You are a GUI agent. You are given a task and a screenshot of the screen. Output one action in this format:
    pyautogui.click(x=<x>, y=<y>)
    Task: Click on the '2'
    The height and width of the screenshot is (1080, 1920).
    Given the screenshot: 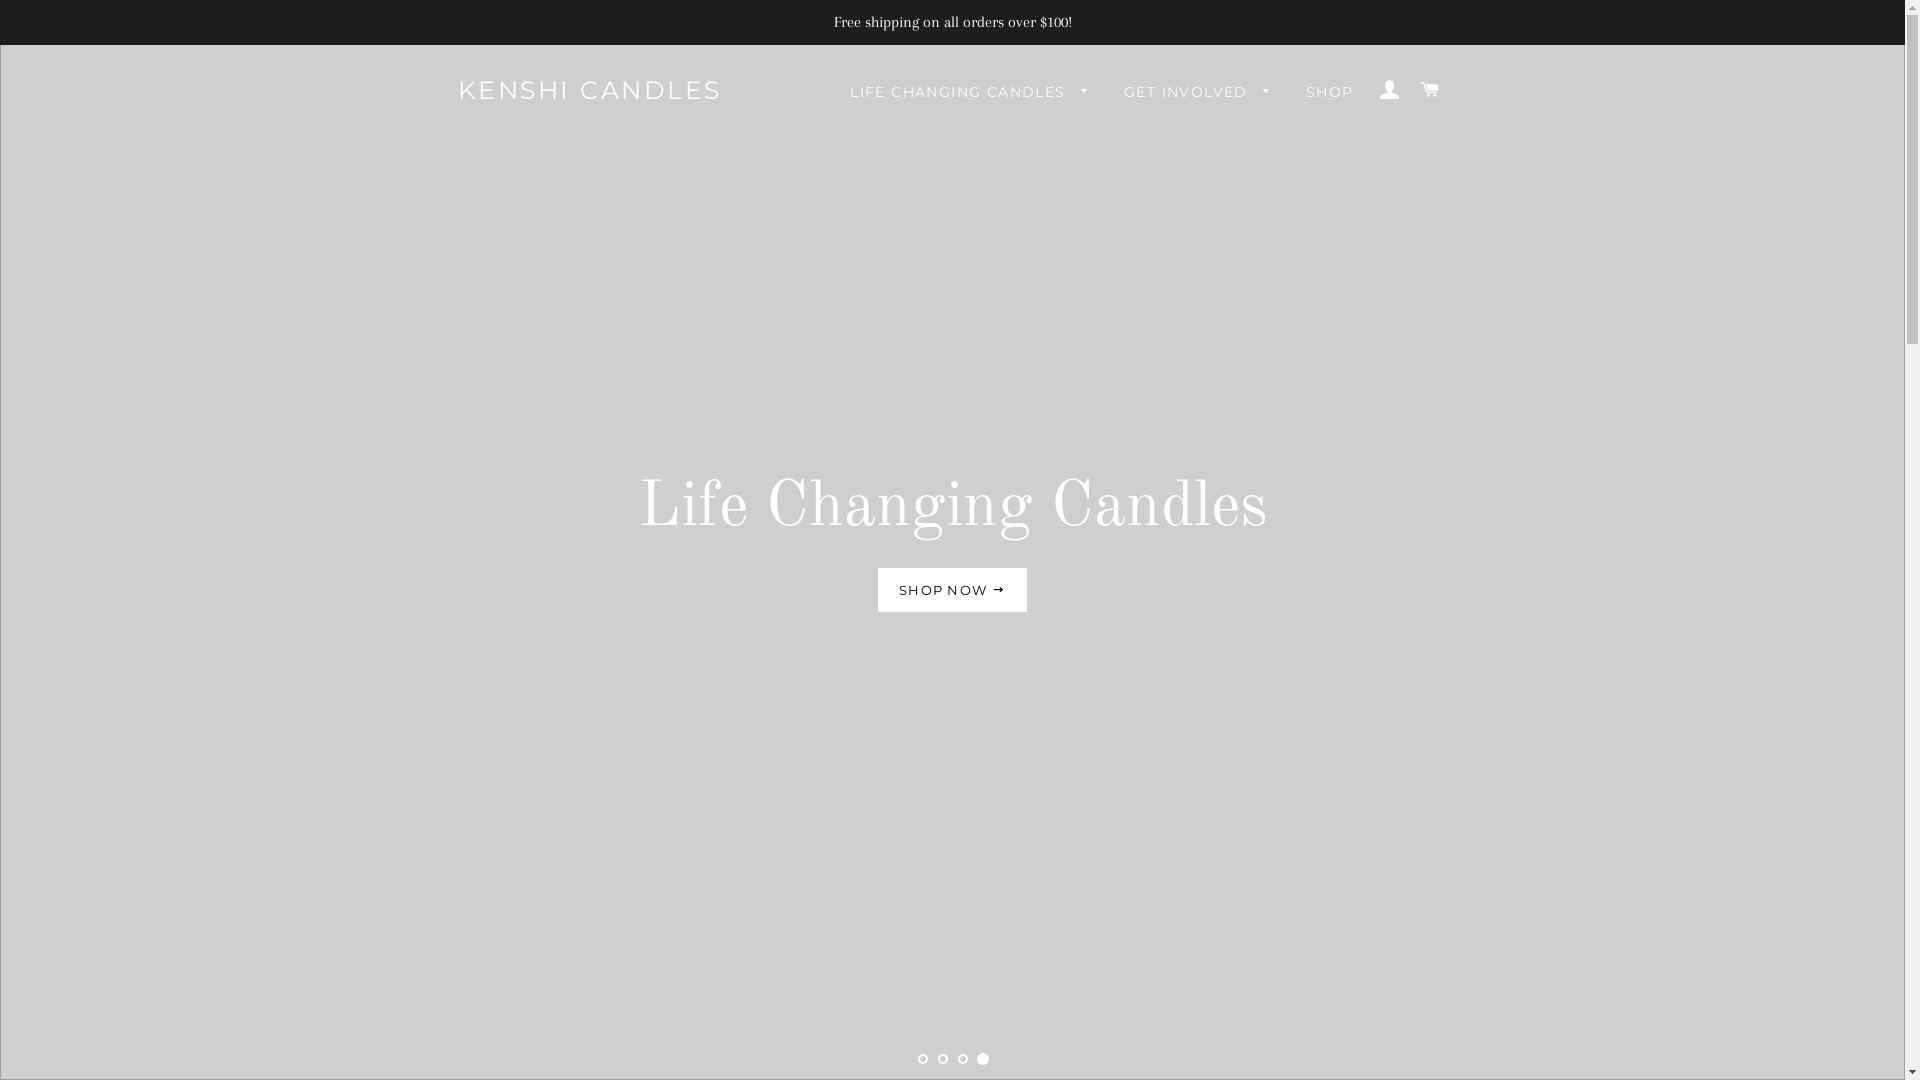 What is the action you would take?
    pyautogui.click(x=930, y=1056)
    